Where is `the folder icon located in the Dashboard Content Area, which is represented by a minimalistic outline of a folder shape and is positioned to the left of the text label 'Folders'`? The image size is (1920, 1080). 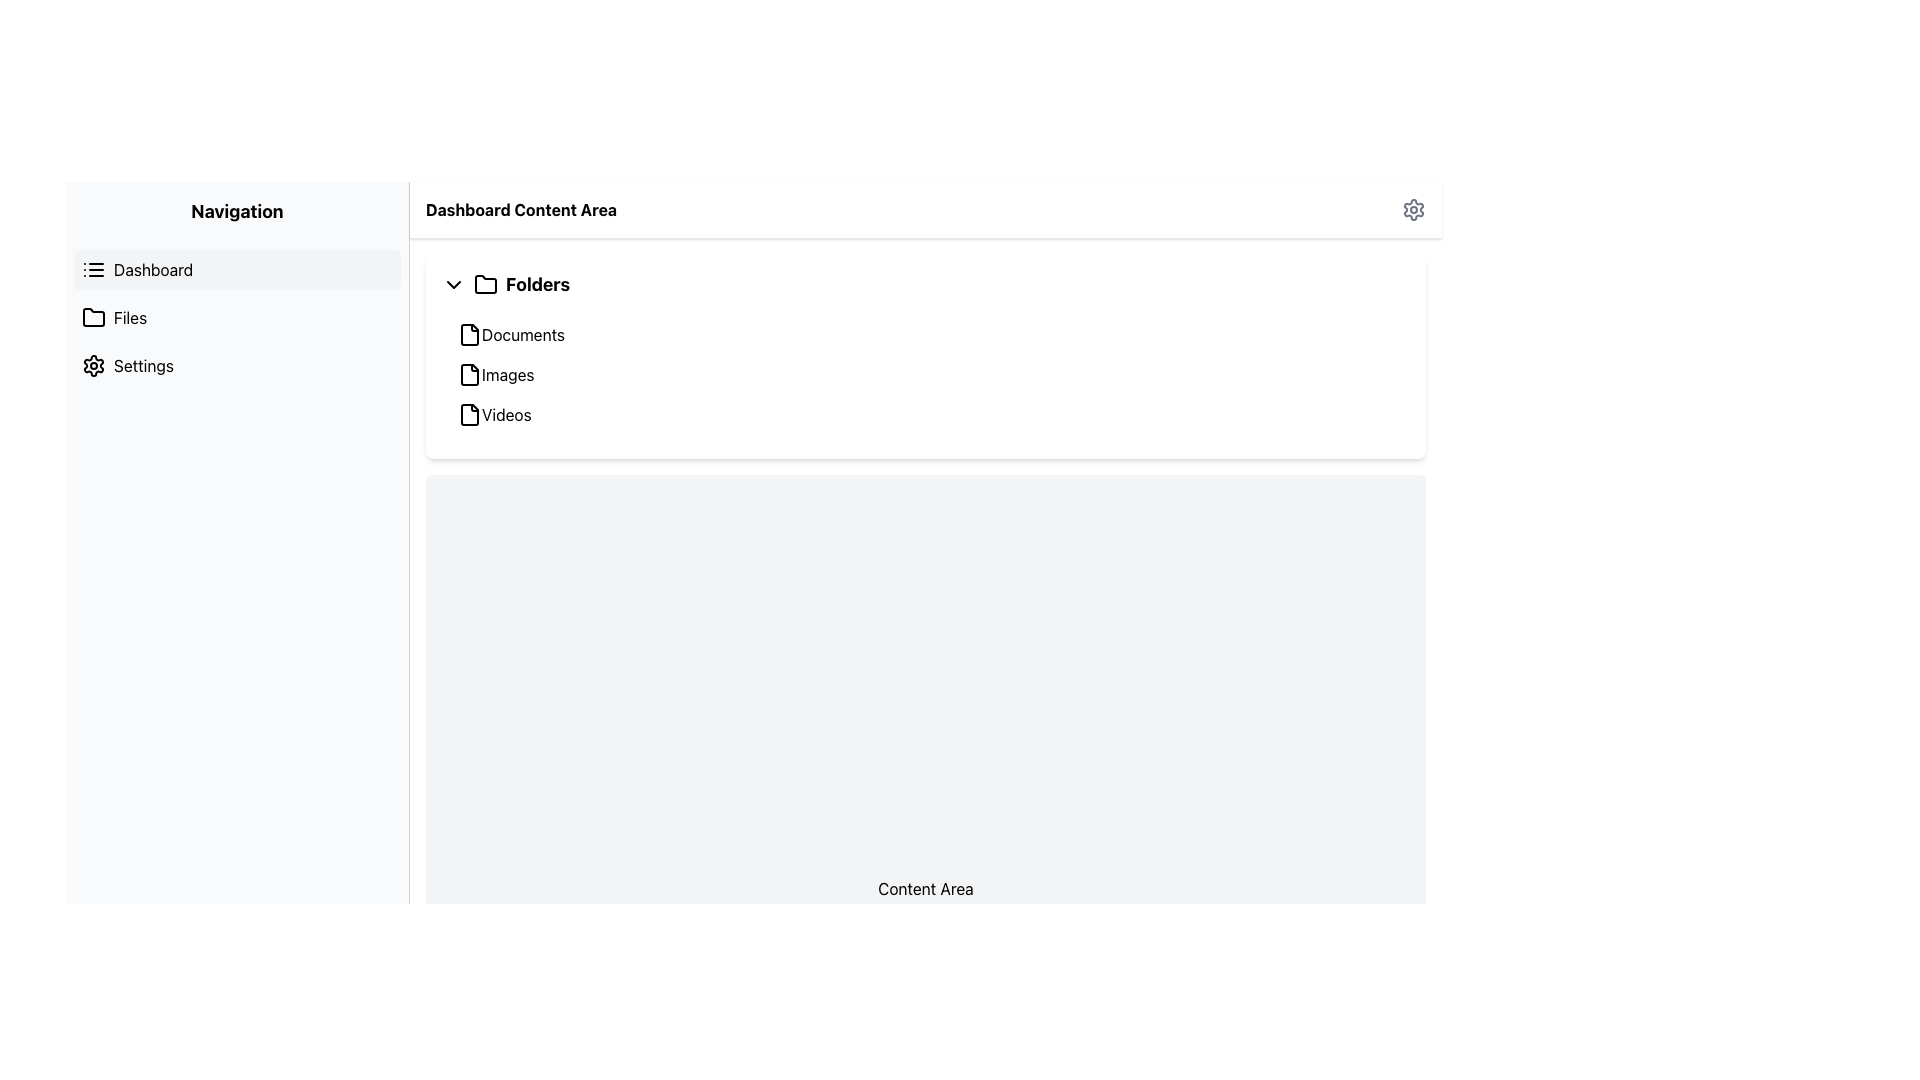
the folder icon located in the Dashboard Content Area, which is represented by a minimalistic outline of a folder shape and is positioned to the left of the text label 'Folders' is located at coordinates (485, 285).